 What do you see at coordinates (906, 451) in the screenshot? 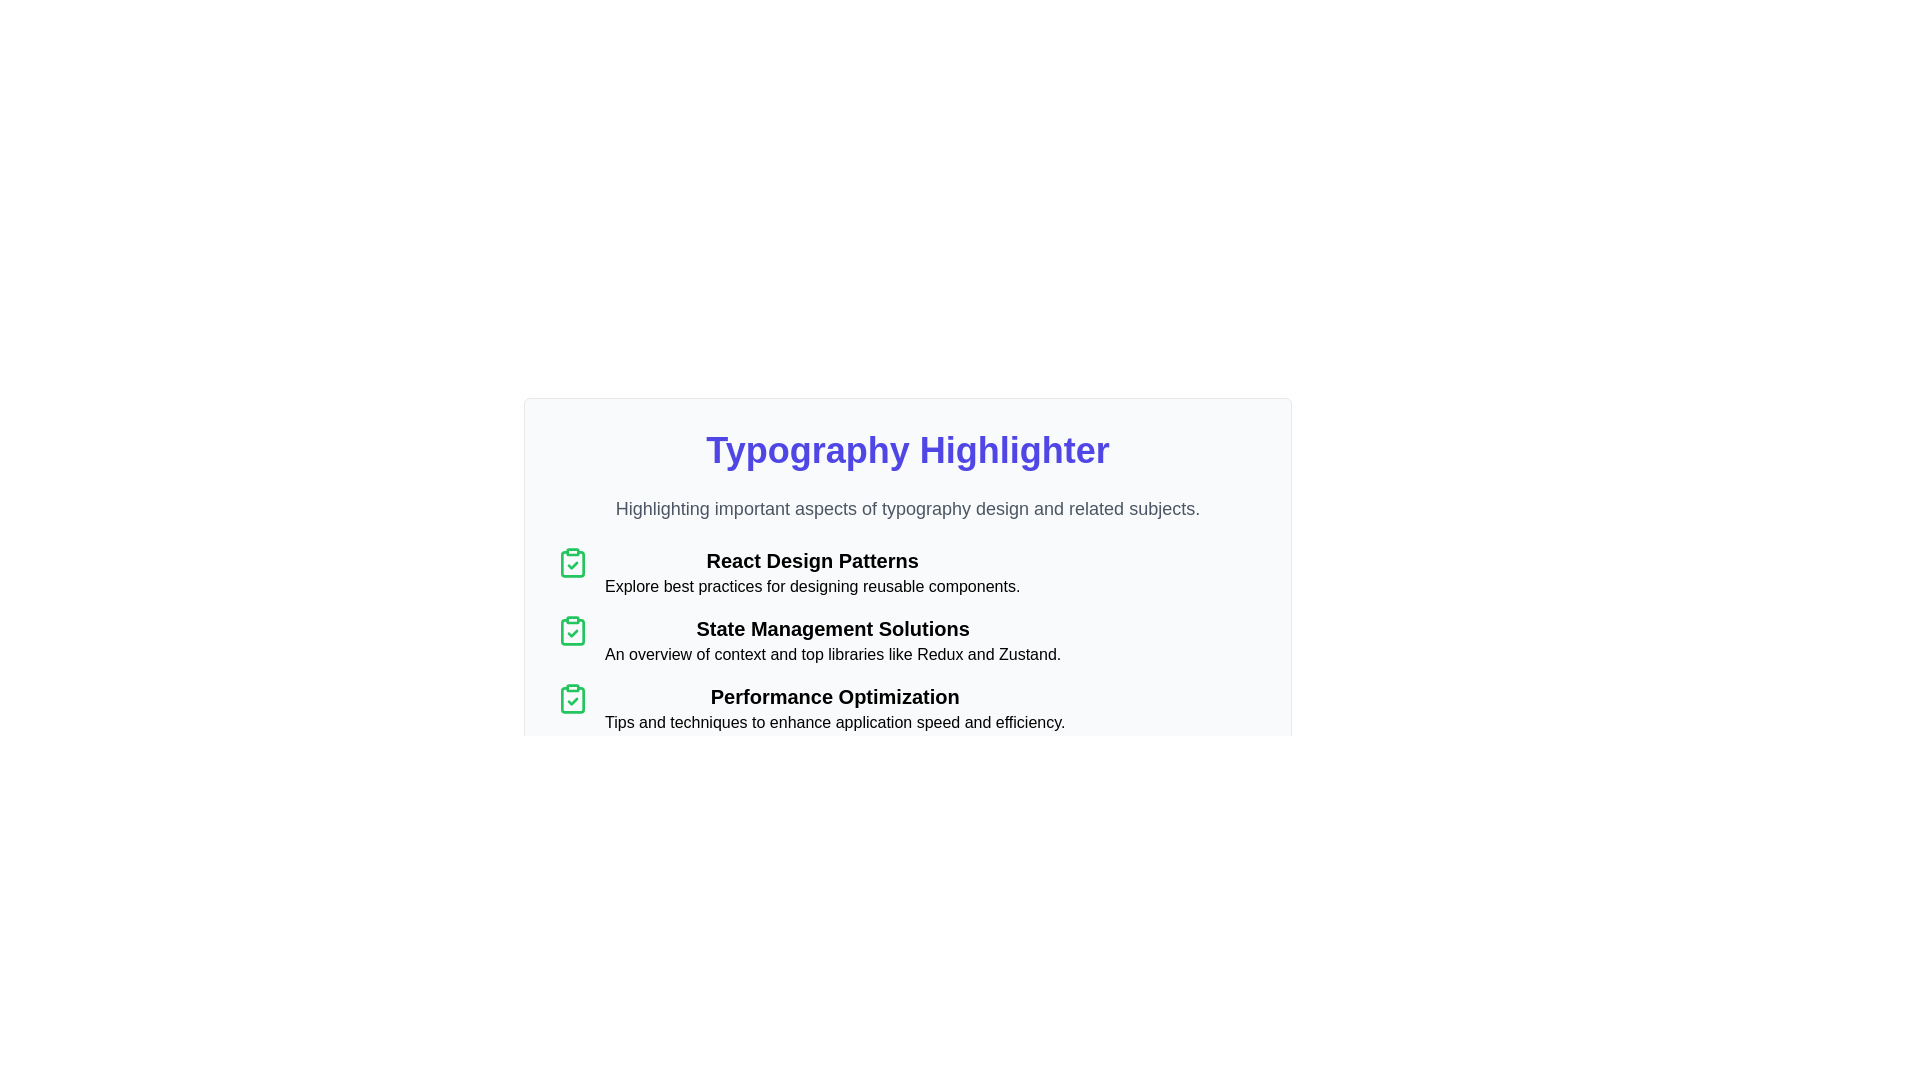
I see `on the text label displaying 'Typography Highlighter'` at bounding box center [906, 451].